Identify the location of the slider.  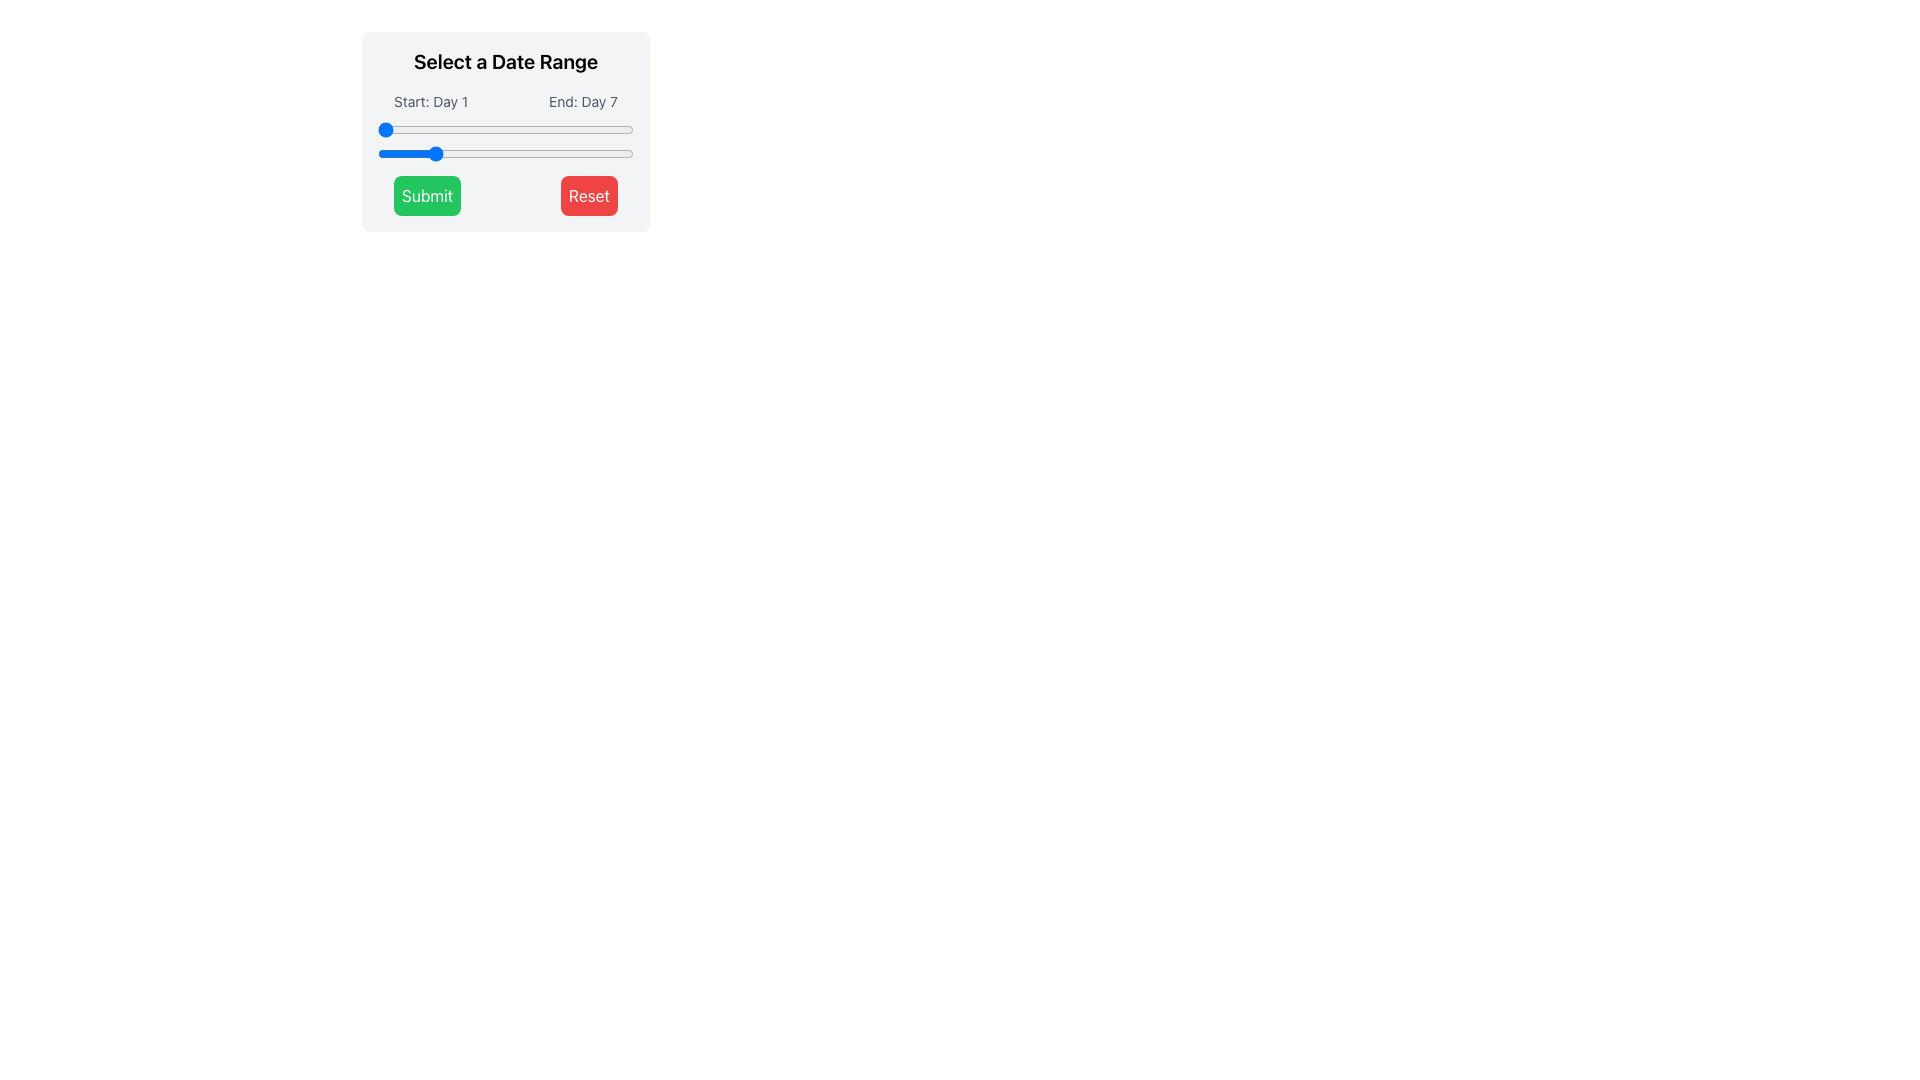
(395, 130).